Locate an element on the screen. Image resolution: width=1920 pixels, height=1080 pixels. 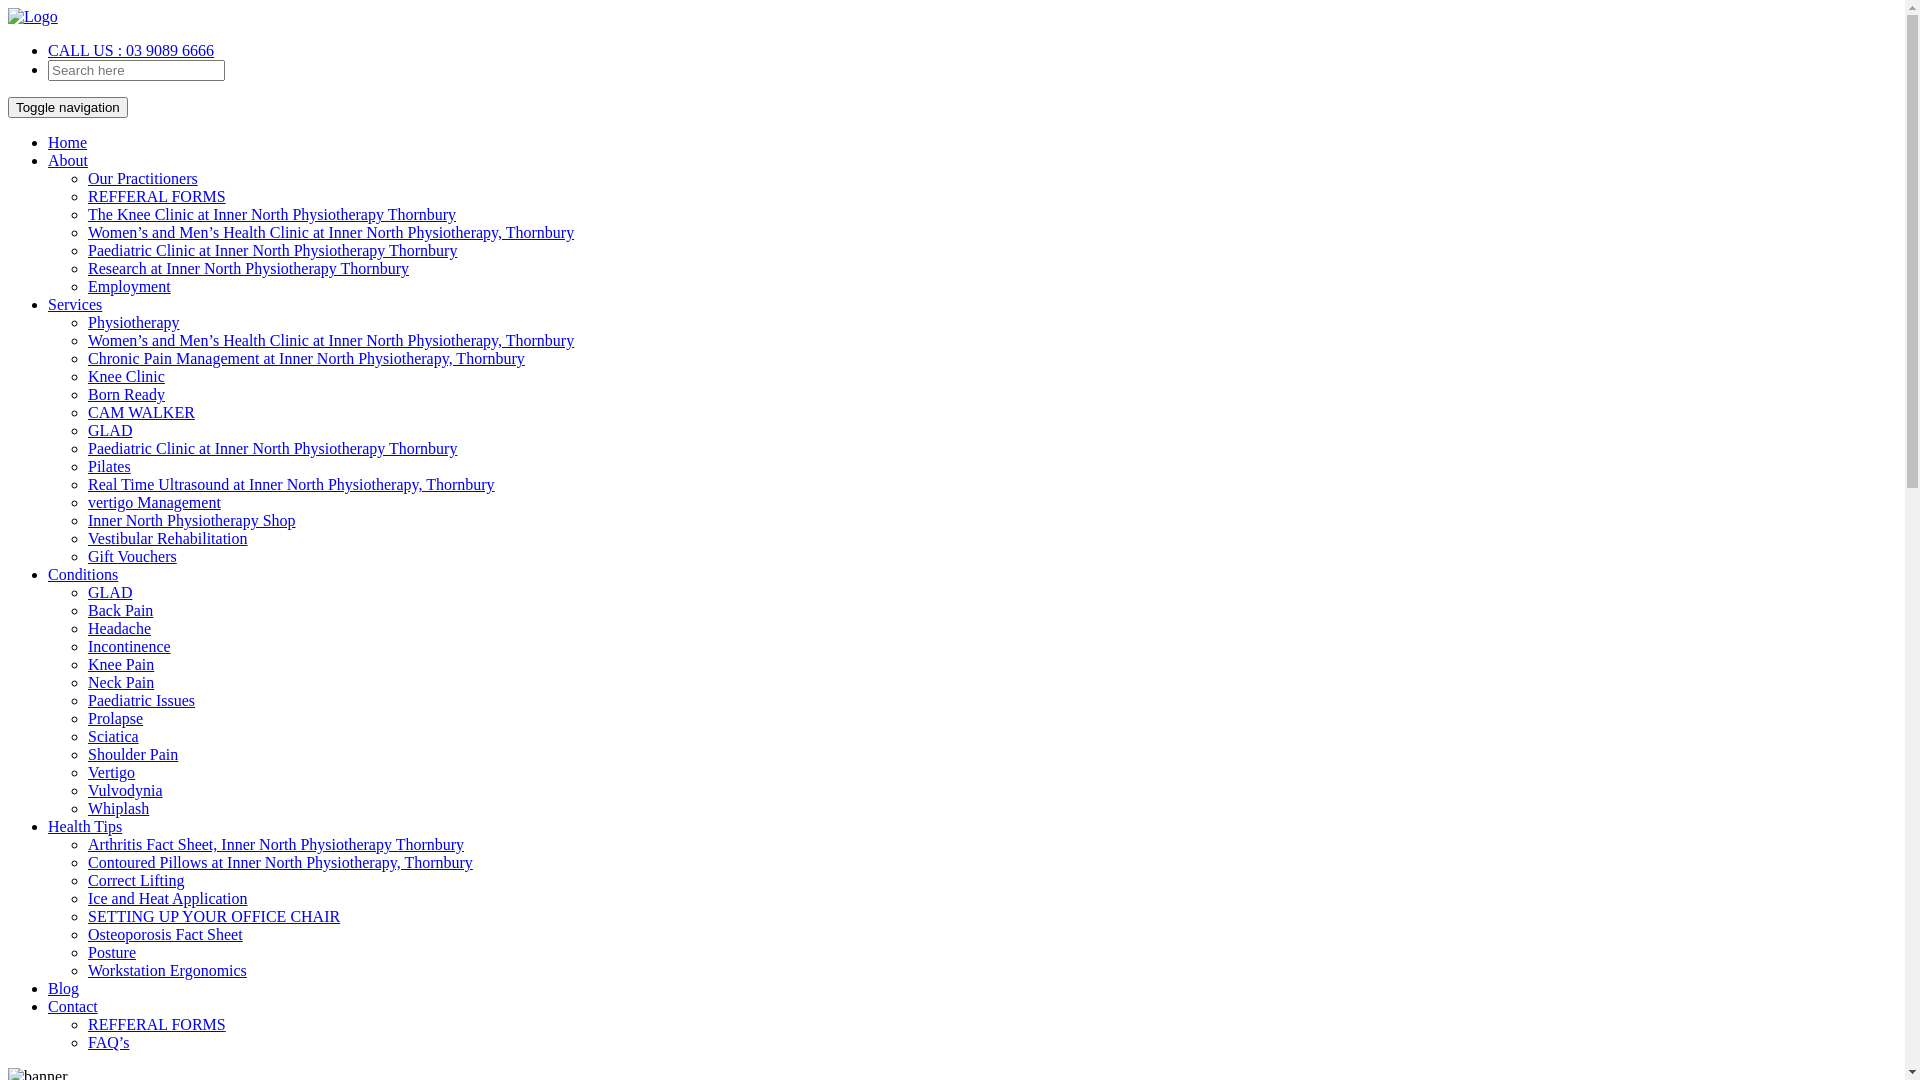
'Our Practitioners' is located at coordinates (142, 177).